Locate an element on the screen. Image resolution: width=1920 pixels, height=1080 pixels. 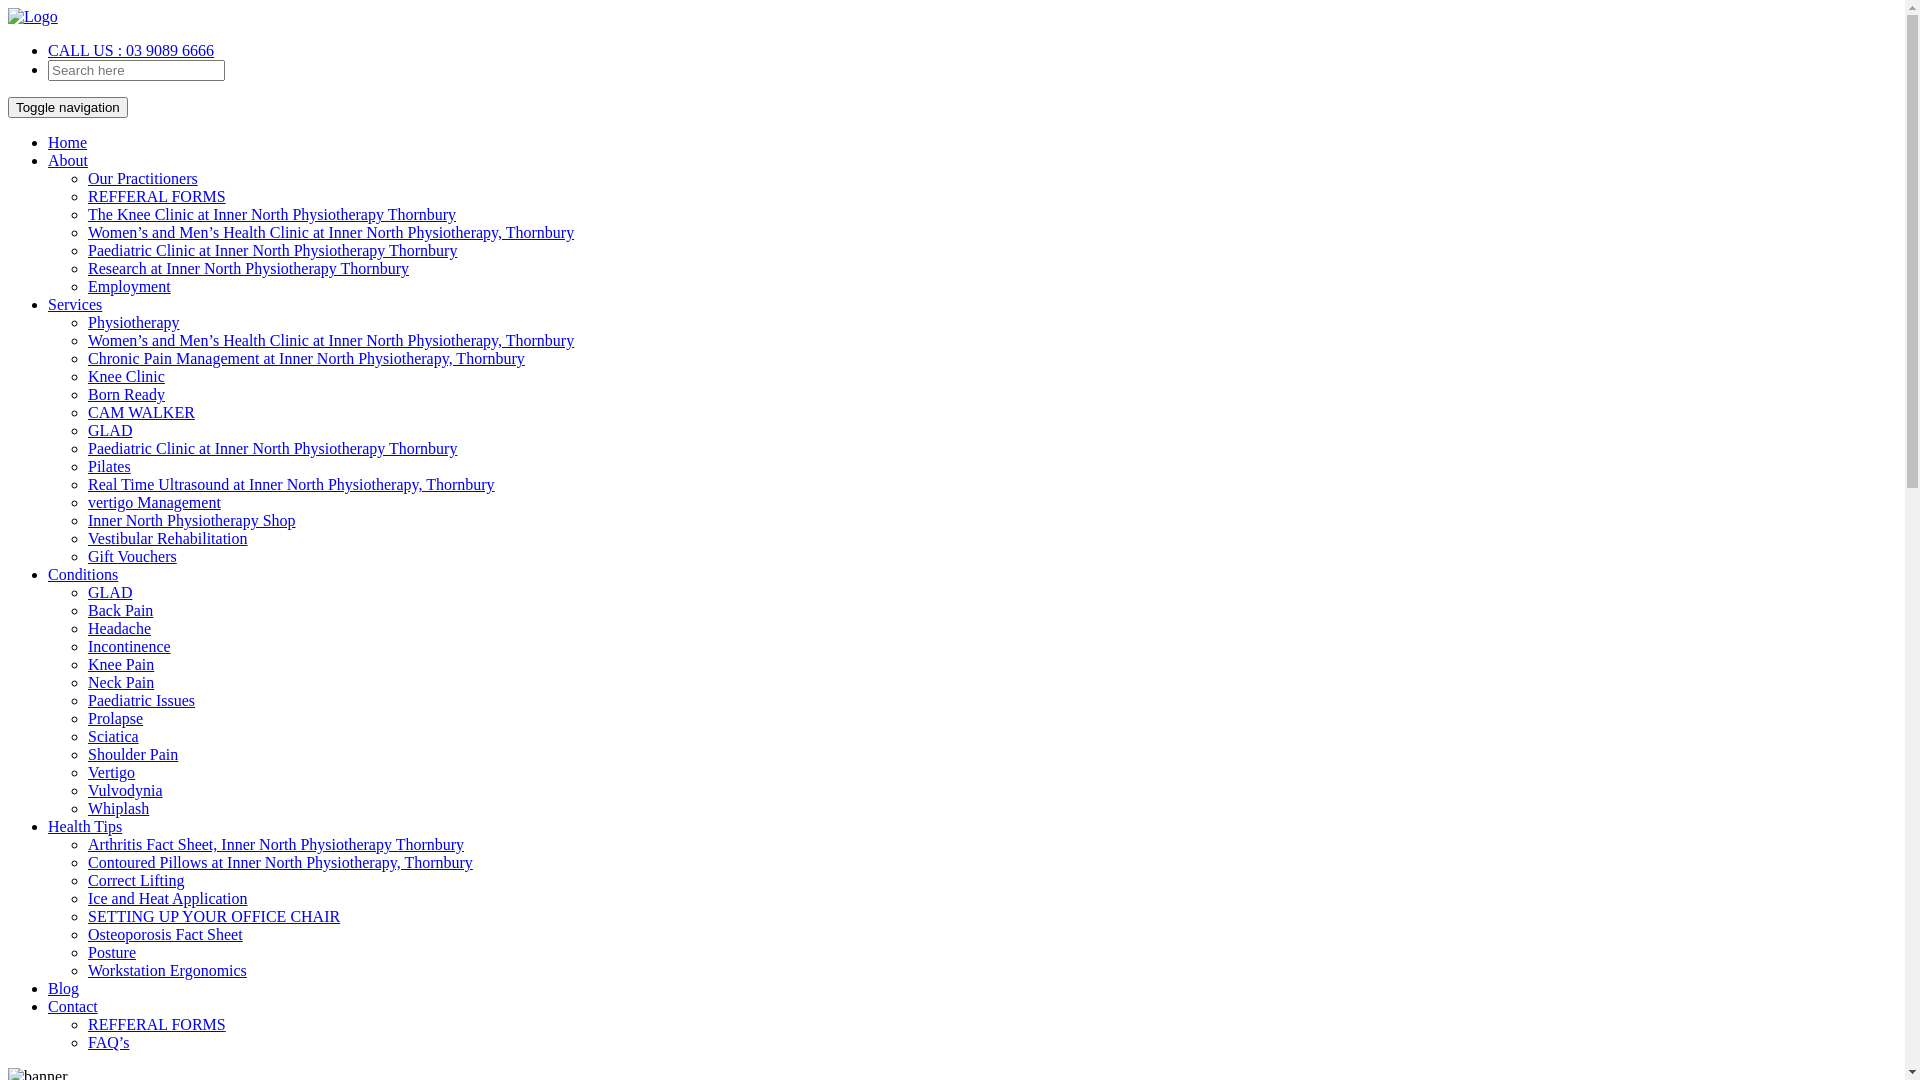
'Our Practitioners' is located at coordinates (142, 177).